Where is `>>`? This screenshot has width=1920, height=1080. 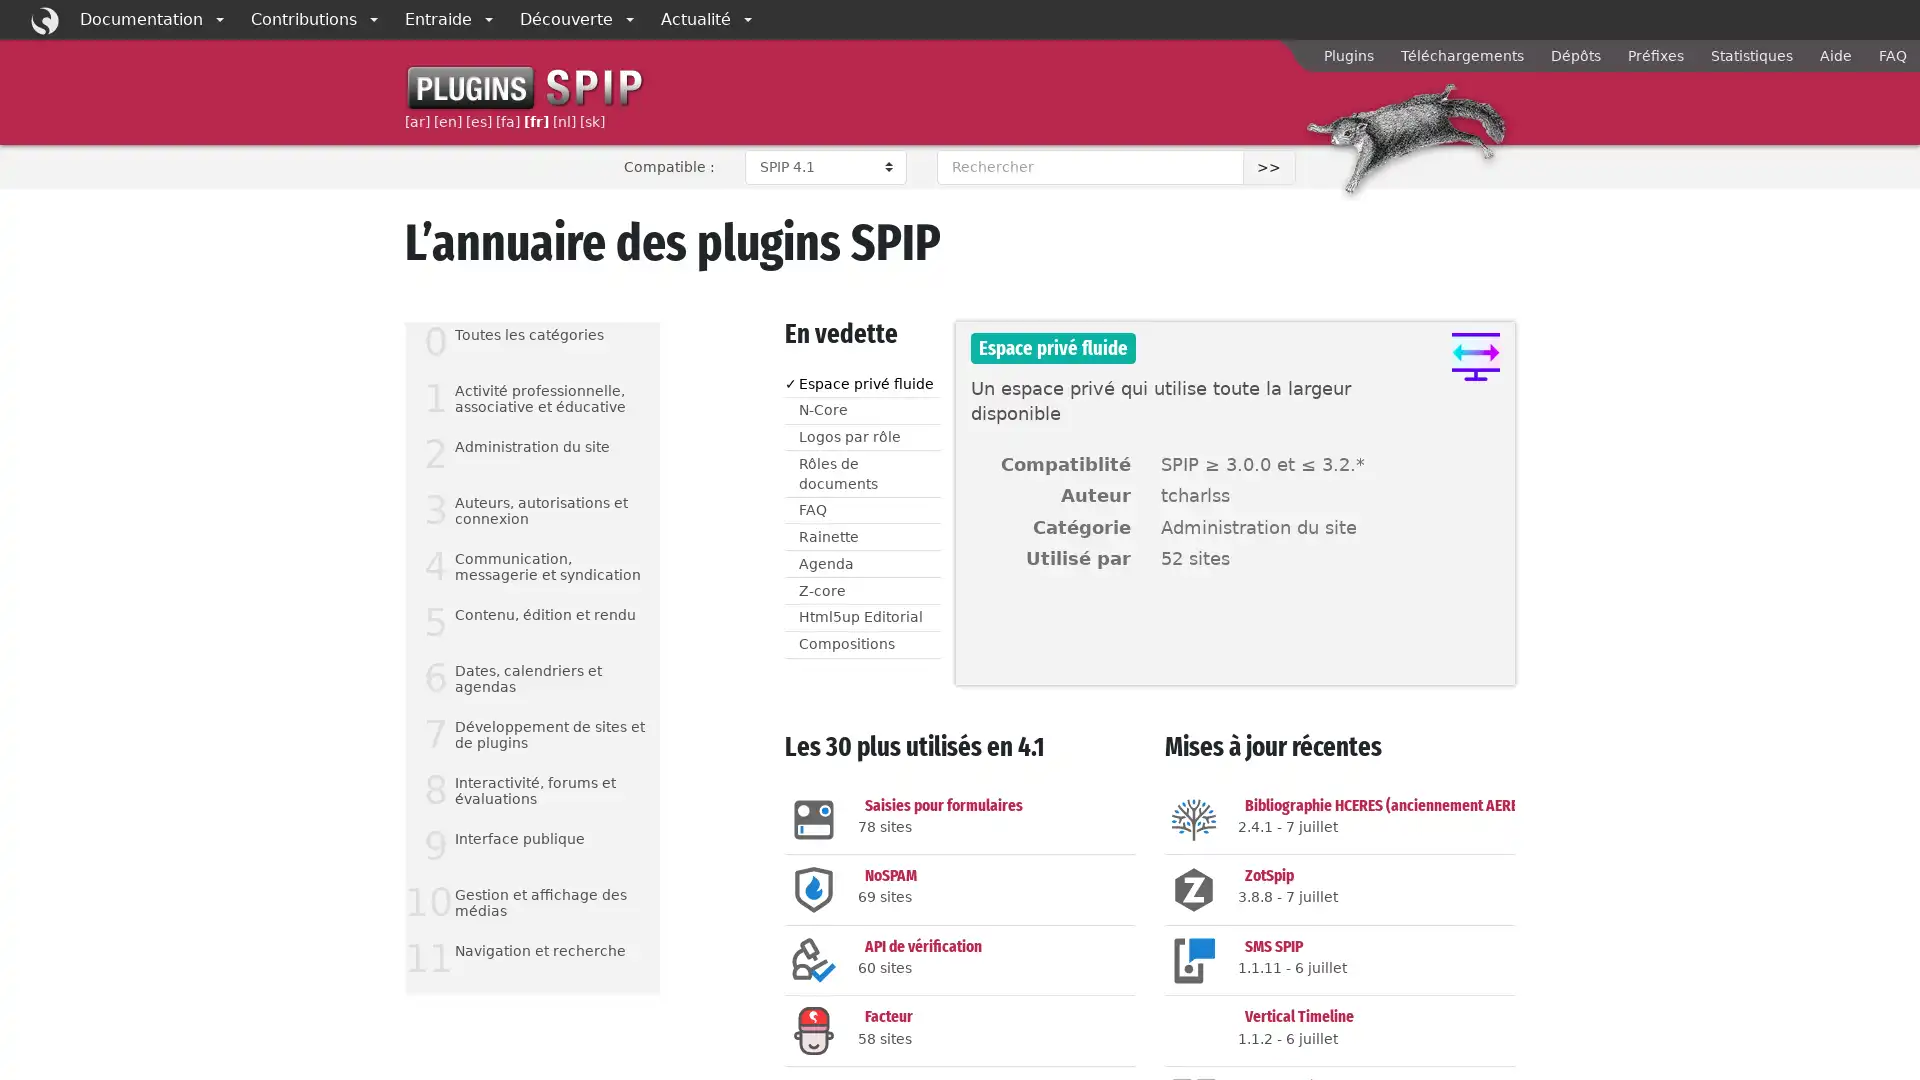 >> is located at coordinates (1267, 165).